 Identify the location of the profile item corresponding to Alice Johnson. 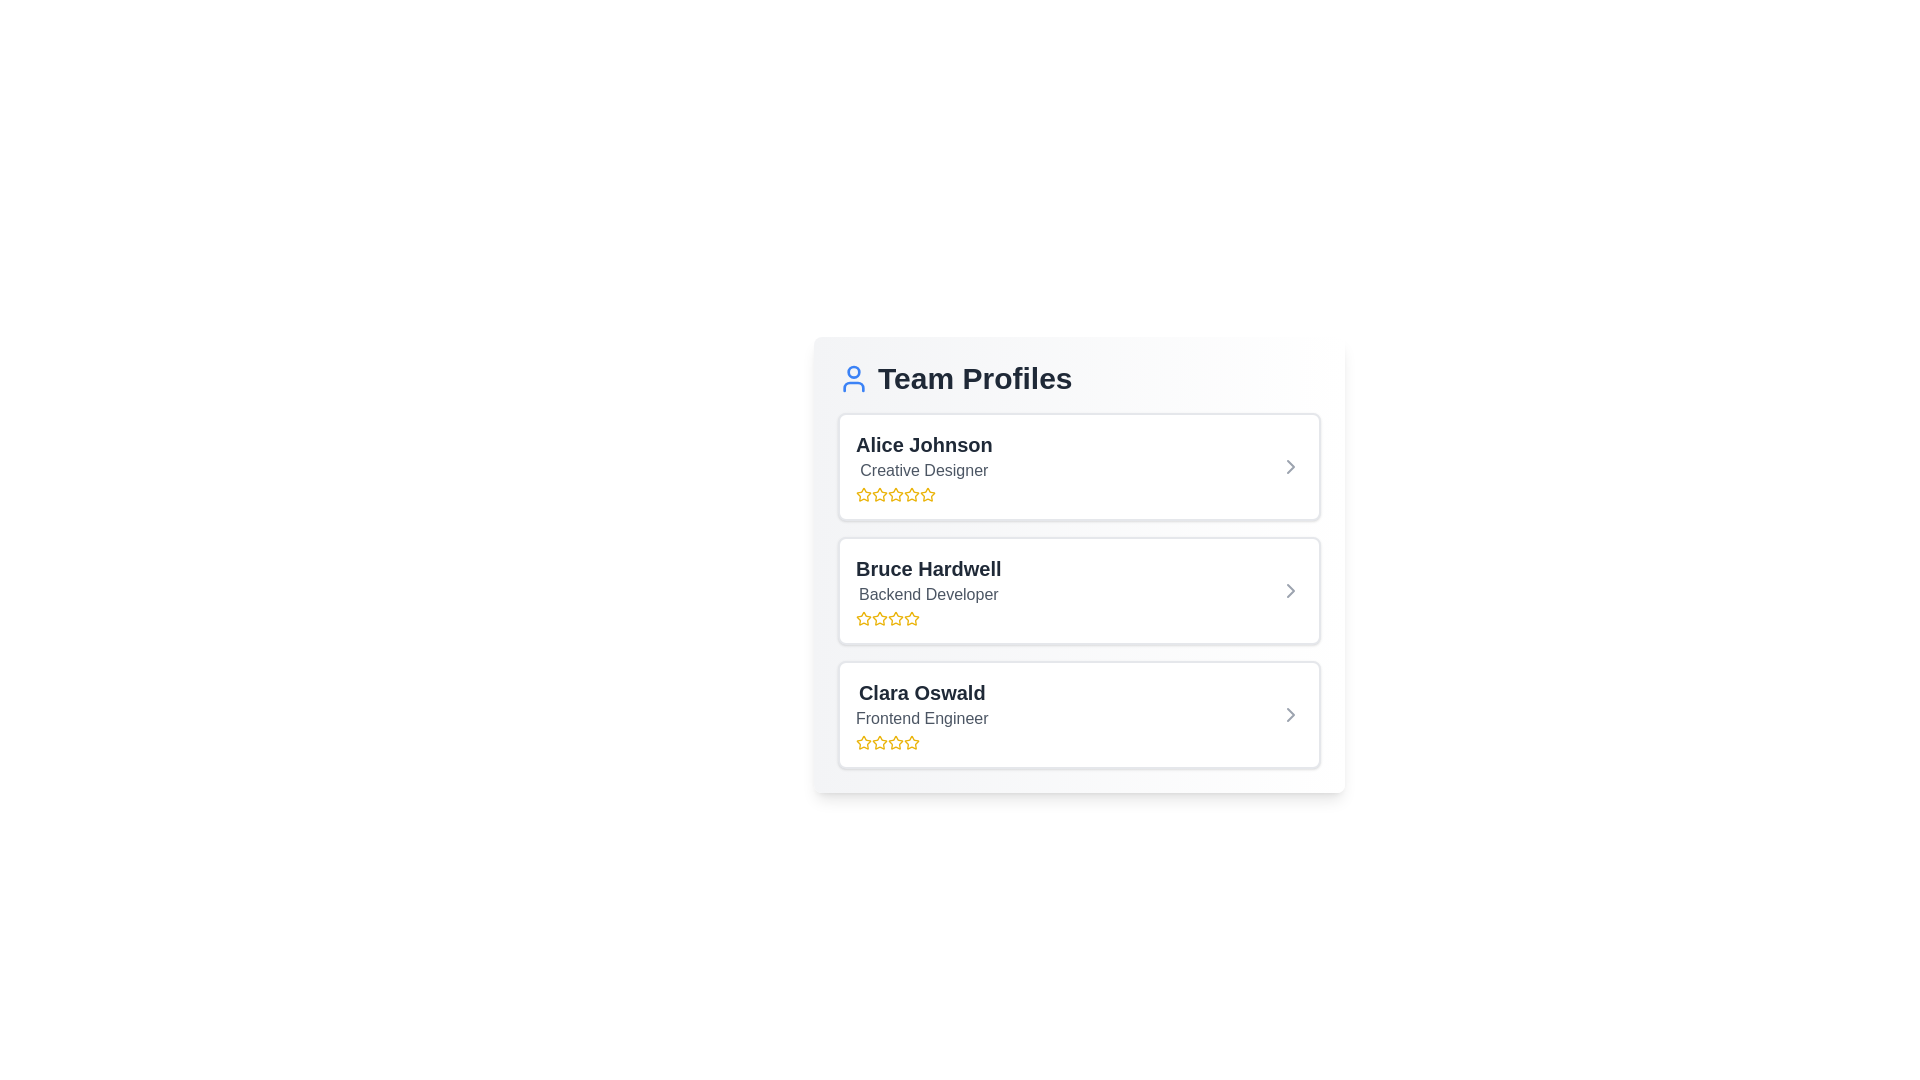
(1078, 466).